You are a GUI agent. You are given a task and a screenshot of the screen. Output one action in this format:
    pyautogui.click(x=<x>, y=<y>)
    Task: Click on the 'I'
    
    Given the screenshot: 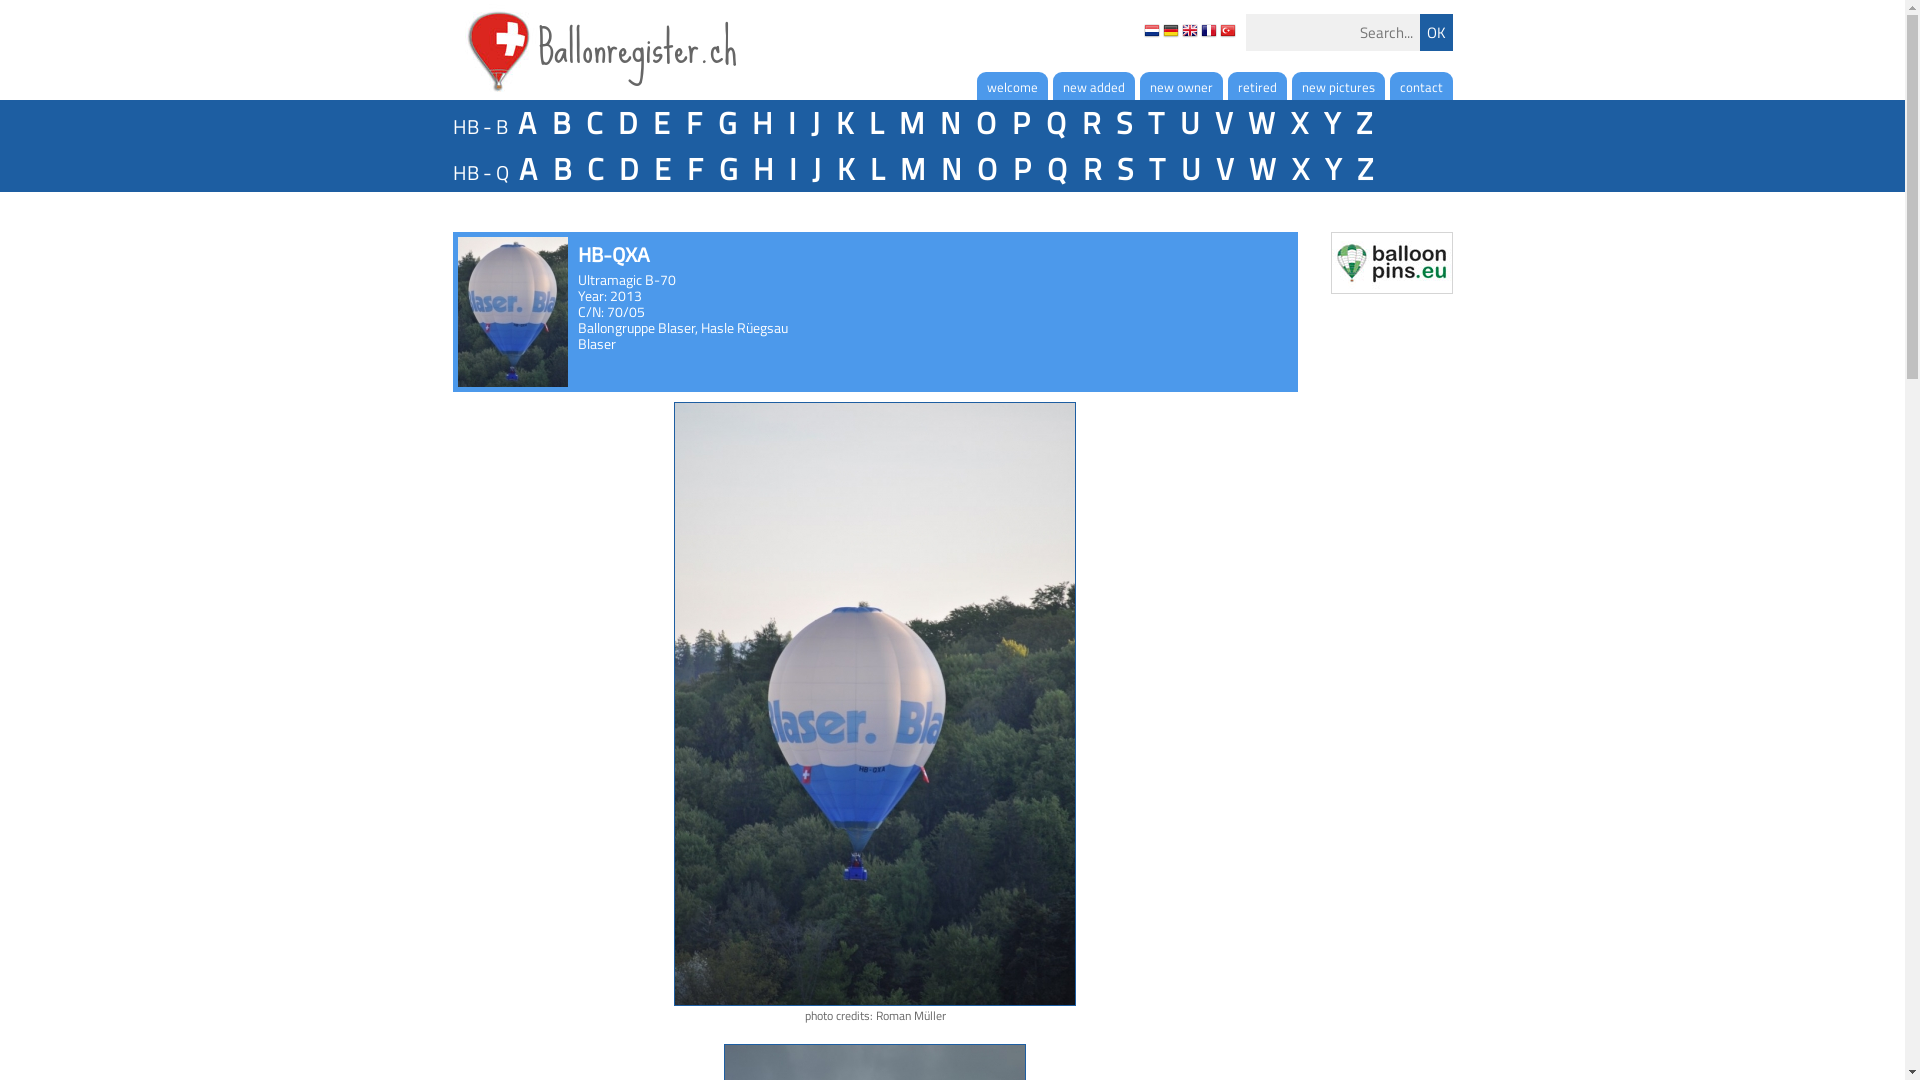 What is the action you would take?
    pyautogui.click(x=790, y=123)
    